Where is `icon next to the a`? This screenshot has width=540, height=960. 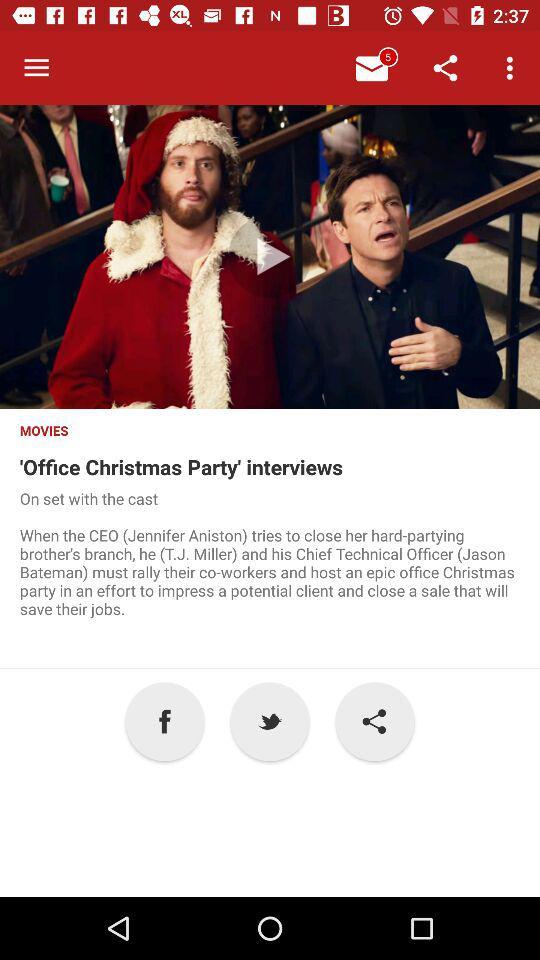
icon next to the a is located at coordinates (270, 720).